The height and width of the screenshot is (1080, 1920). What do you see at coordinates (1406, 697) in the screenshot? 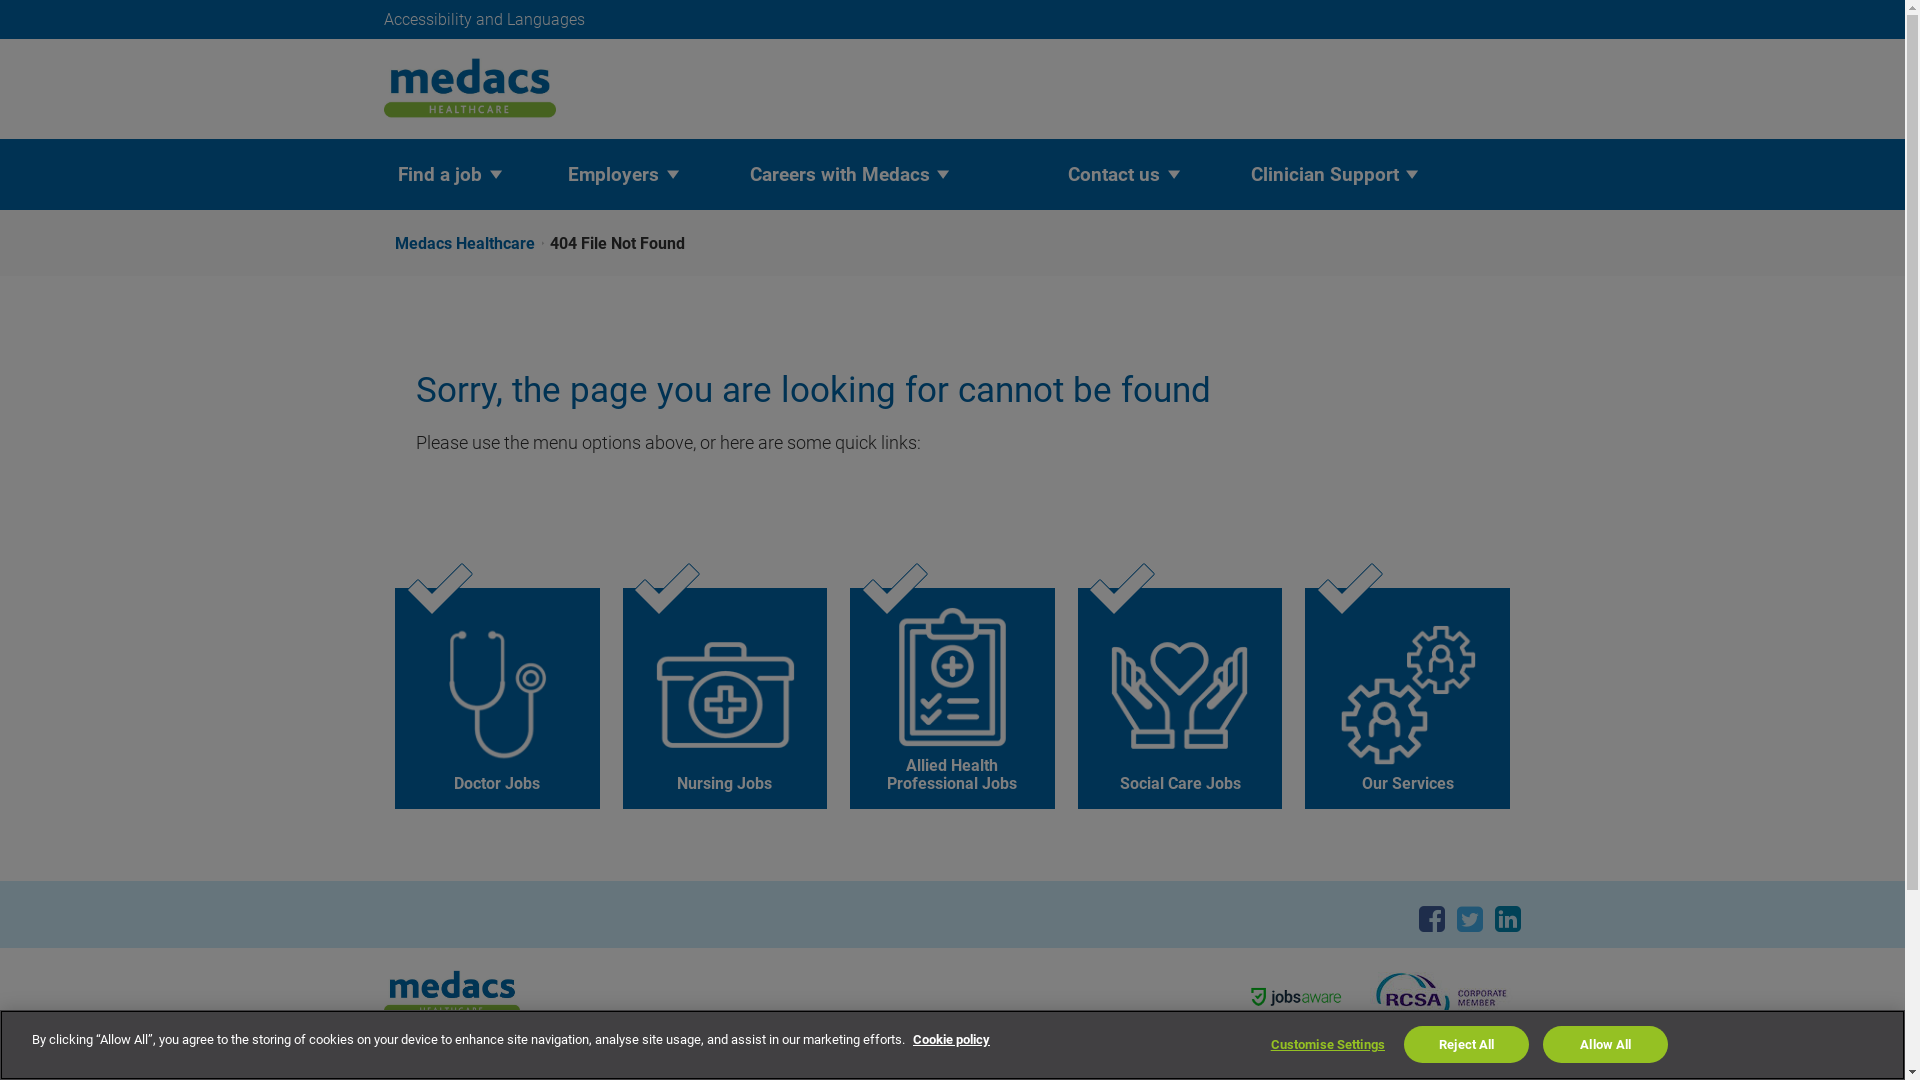
I see `'Our Services'` at bounding box center [1406, 697].